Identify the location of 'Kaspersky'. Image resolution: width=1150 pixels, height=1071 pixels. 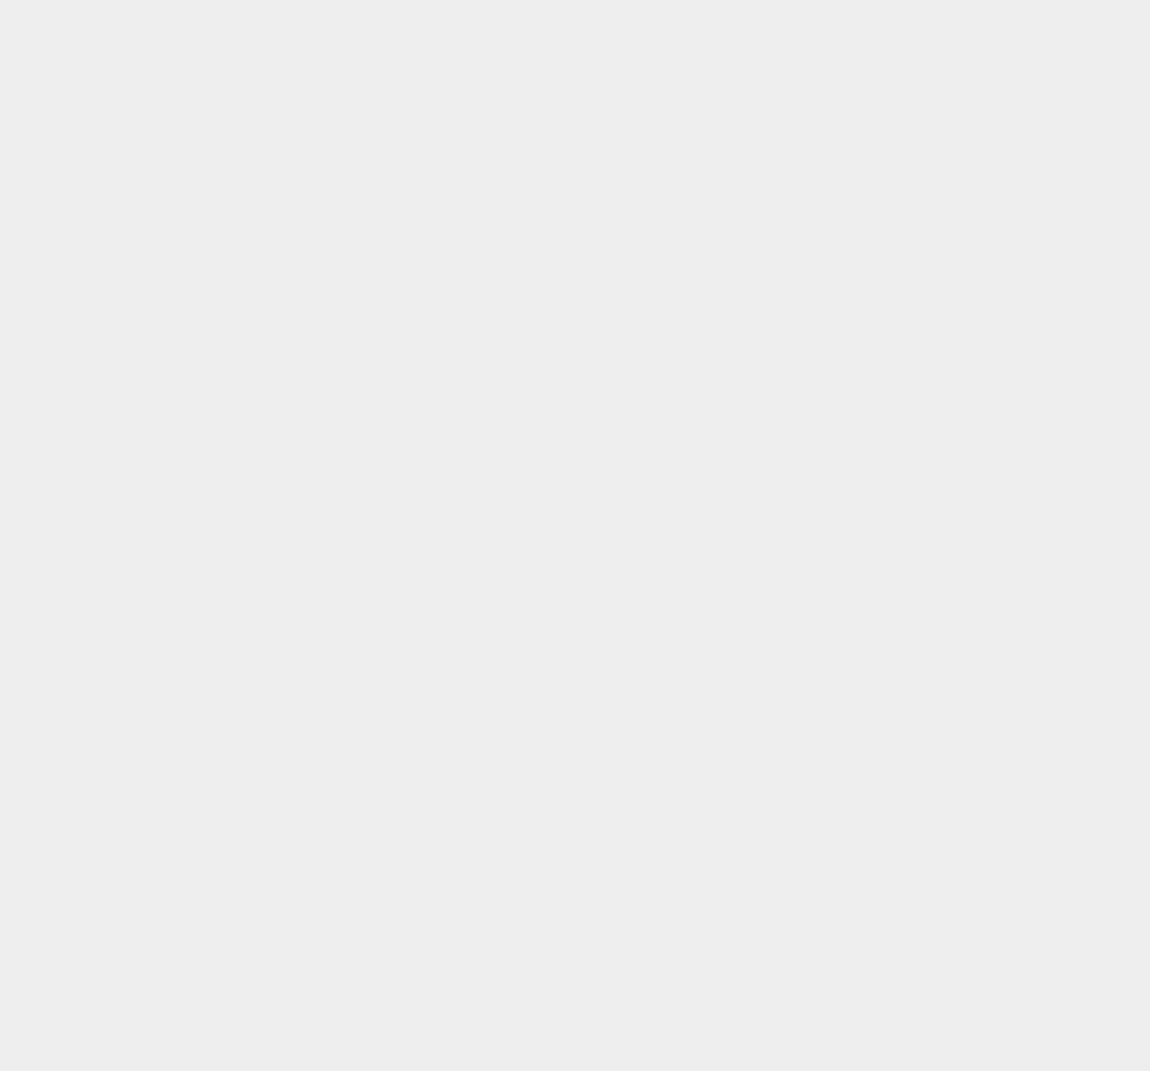
(844, 594).